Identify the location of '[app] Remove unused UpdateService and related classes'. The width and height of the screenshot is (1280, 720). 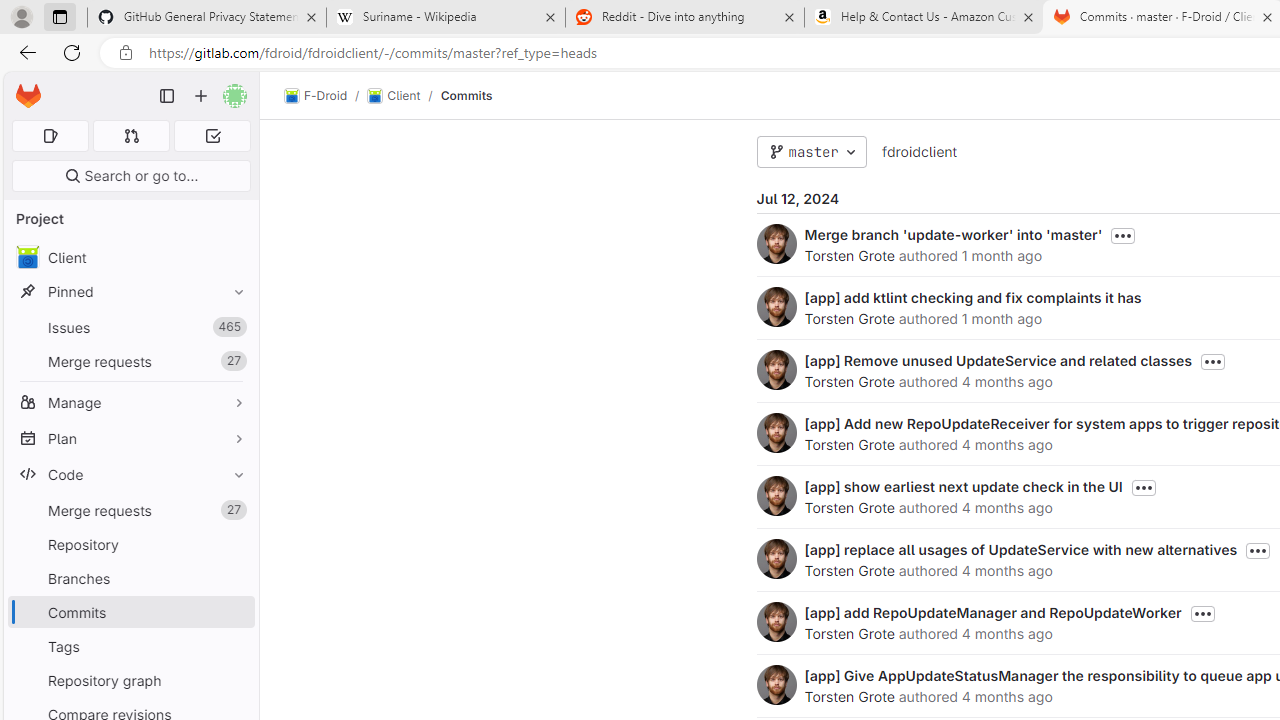
(998, 360).